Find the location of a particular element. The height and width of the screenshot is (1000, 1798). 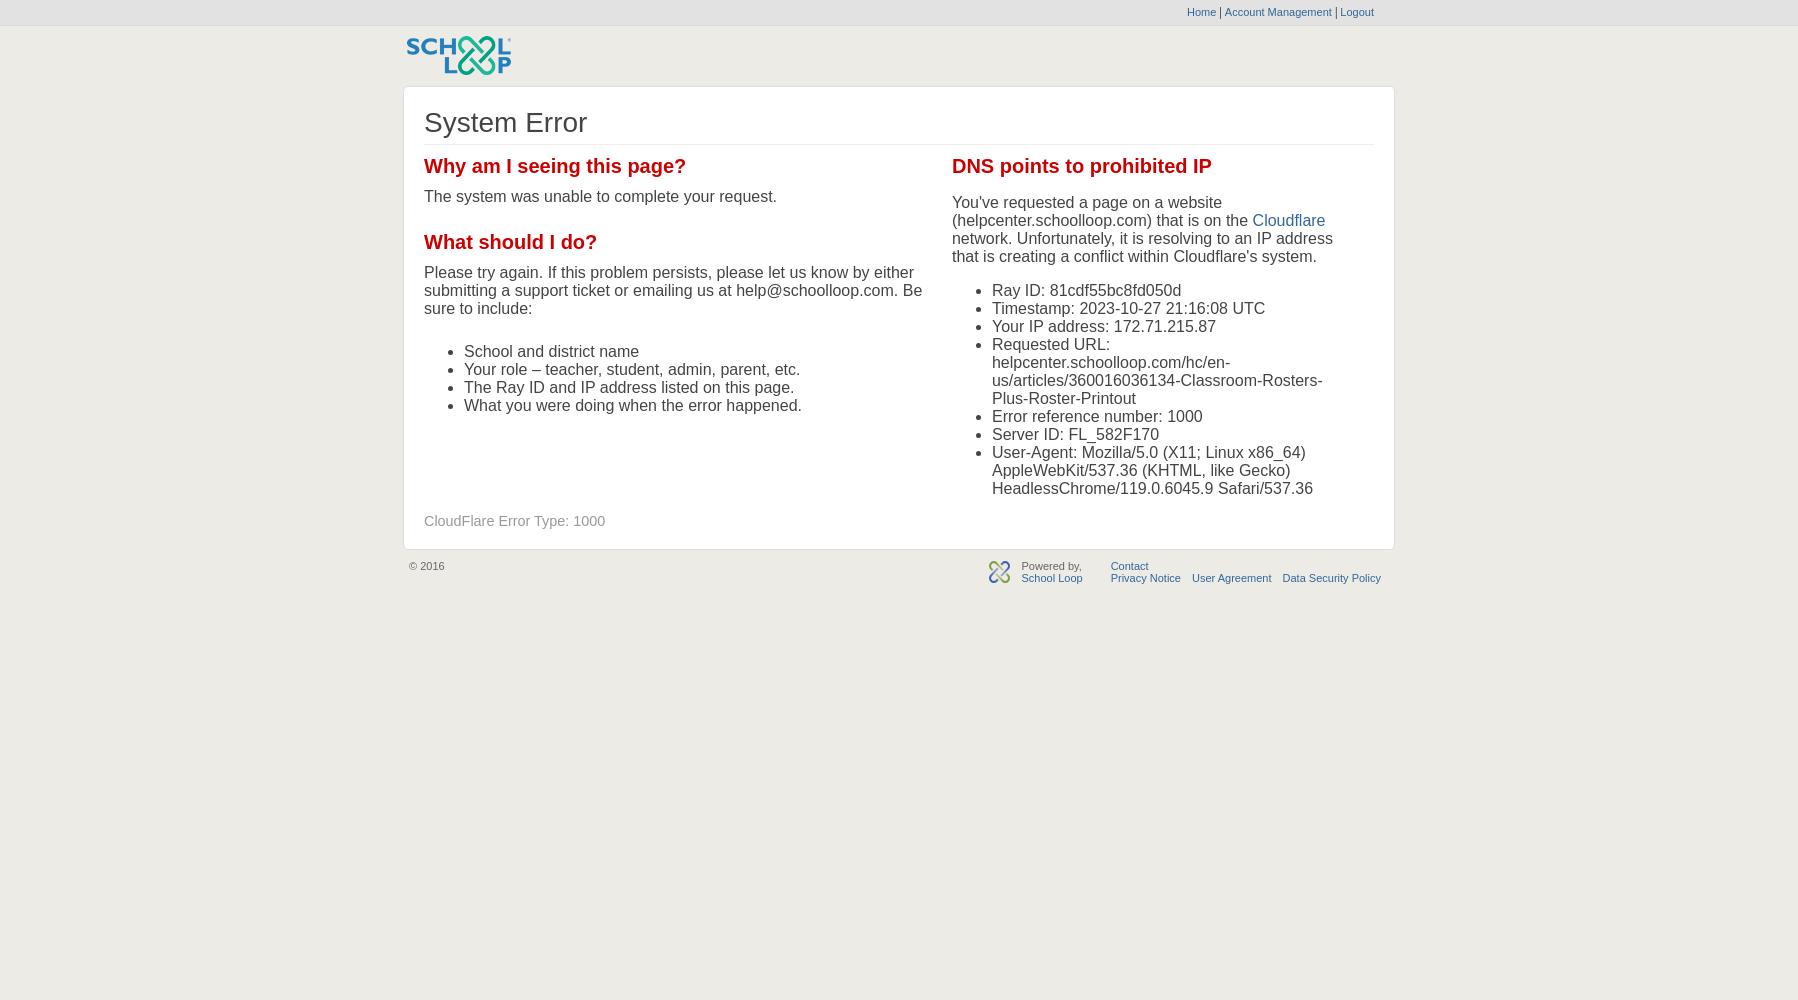

'CloudFlare Error Type: 1000' is located at coordinates (514, 521).